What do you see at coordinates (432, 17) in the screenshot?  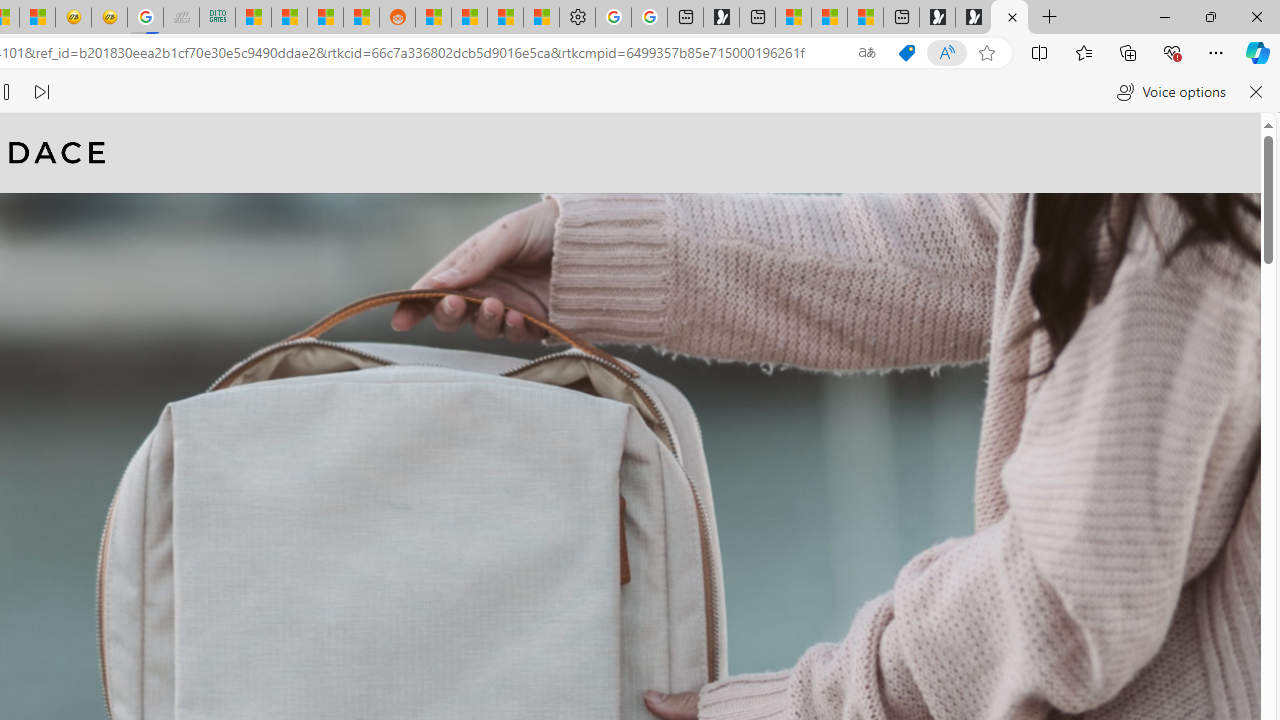 I see `'R******* | Trusted Community Engagement and Contributions'` at bounding box center [432, 17].